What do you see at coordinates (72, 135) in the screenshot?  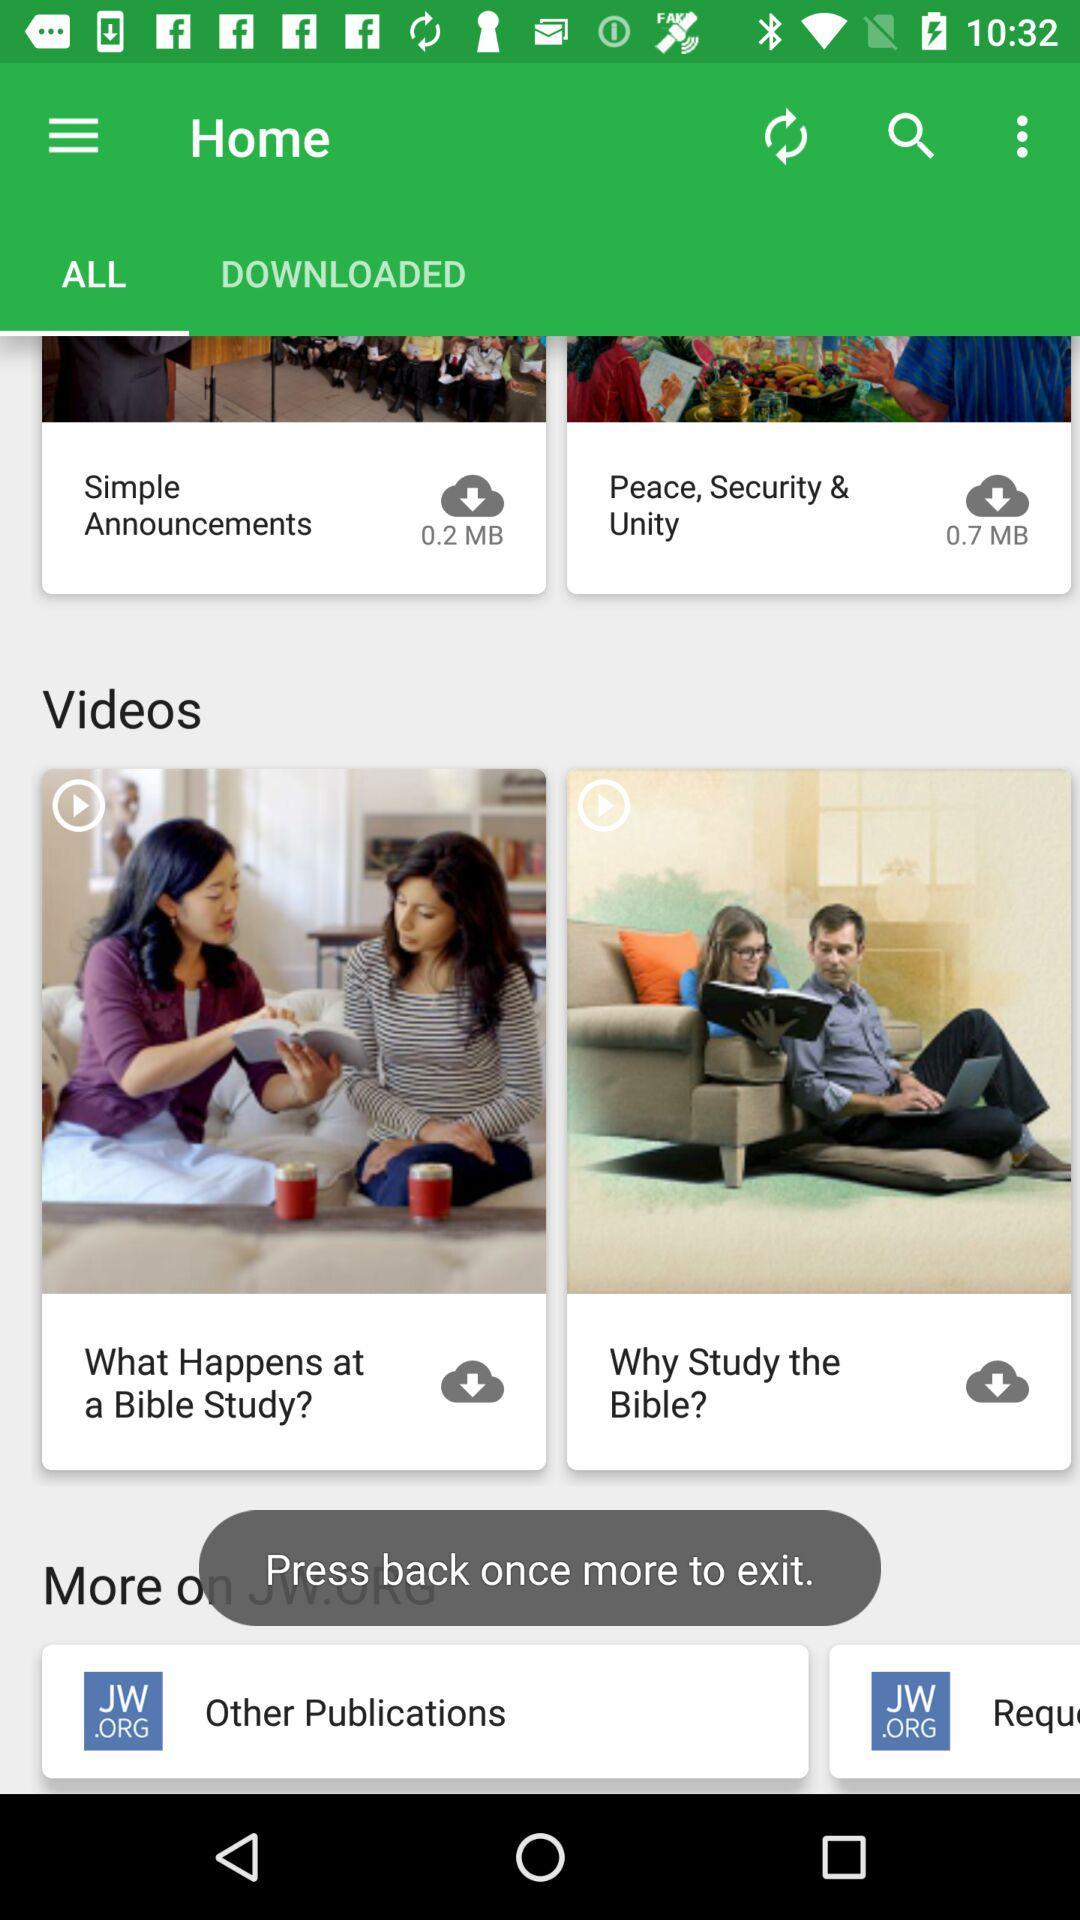 I see `settings` at bounding box center [72, 135].